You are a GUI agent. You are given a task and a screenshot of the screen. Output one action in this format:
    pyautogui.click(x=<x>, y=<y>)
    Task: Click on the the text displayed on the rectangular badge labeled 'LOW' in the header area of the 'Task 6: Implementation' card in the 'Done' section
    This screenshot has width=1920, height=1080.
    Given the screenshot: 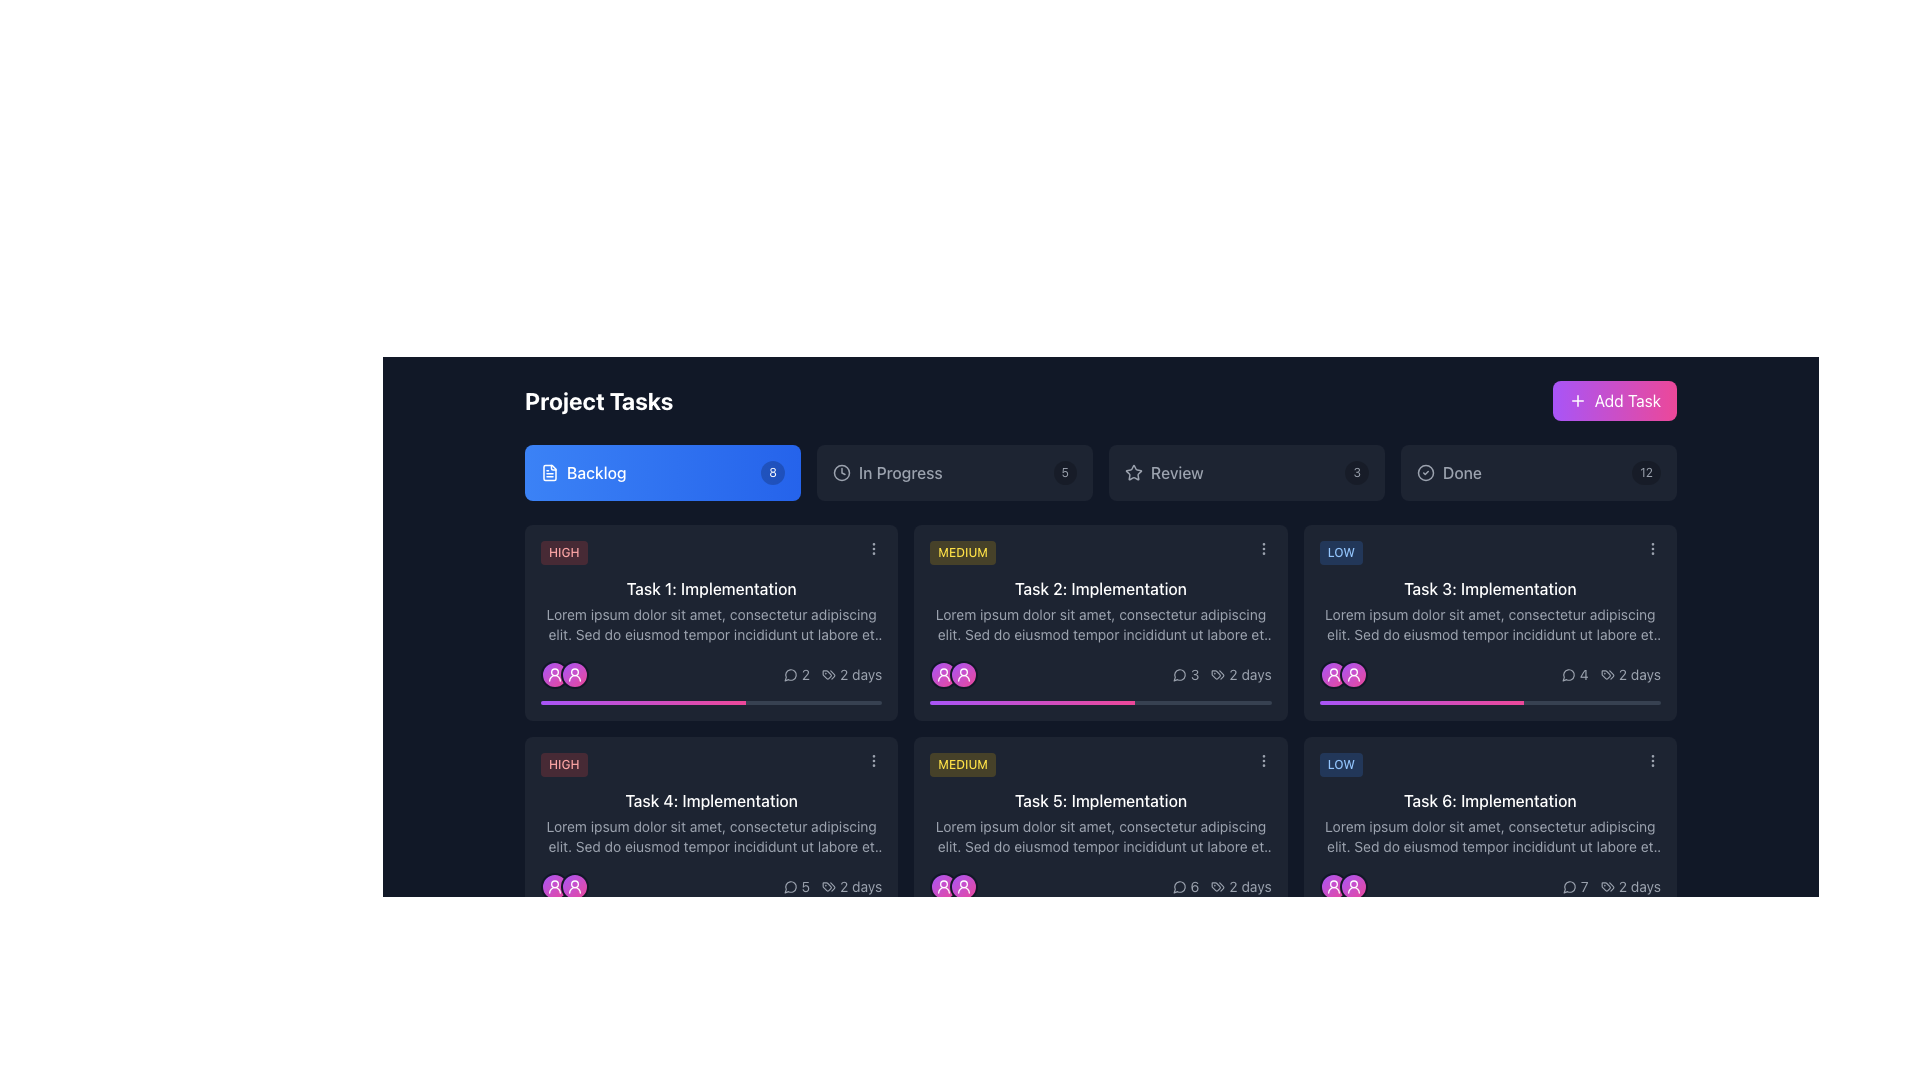 What is the action you would take?
    pyautogui.click(x=1341, y=764)
    